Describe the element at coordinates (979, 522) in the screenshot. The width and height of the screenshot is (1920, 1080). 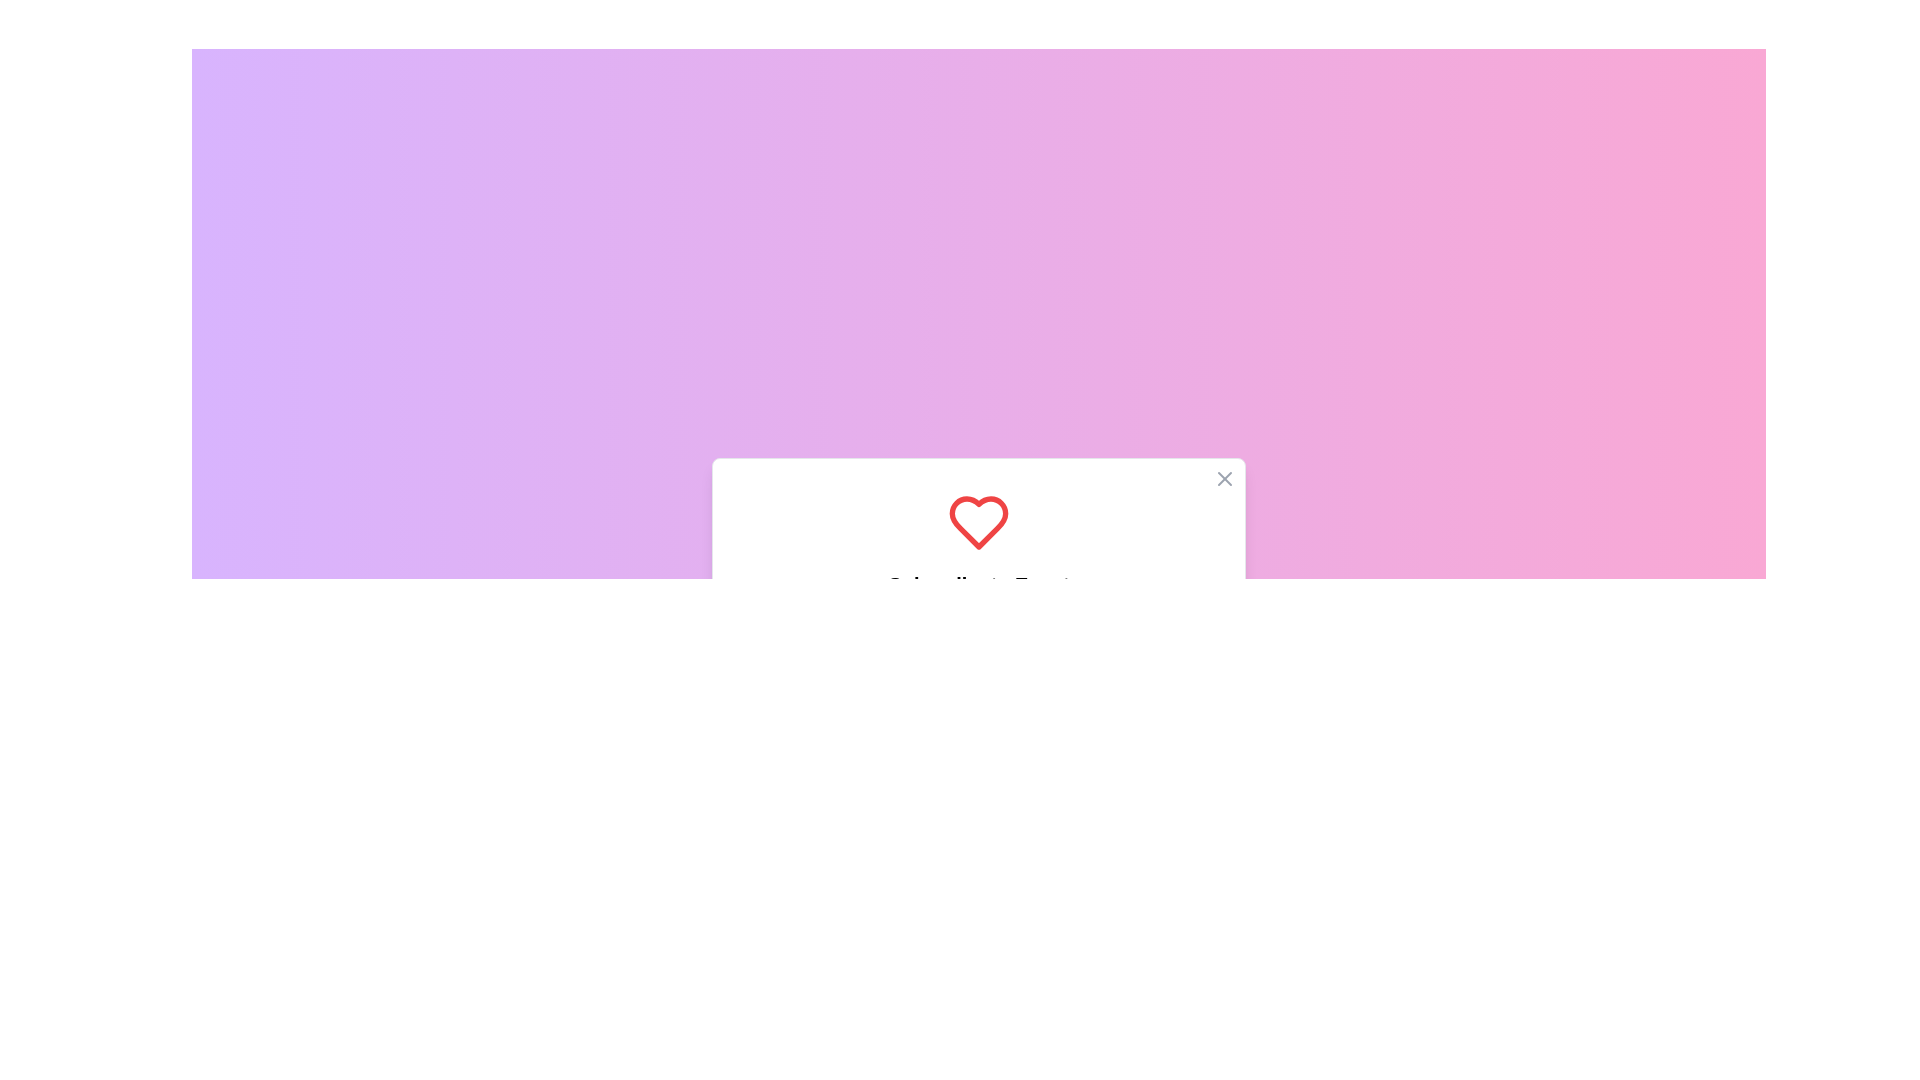
I see `the heart icon located in the 'Subscribe to Event' dialog box, positioned directly above the title text` at that location.